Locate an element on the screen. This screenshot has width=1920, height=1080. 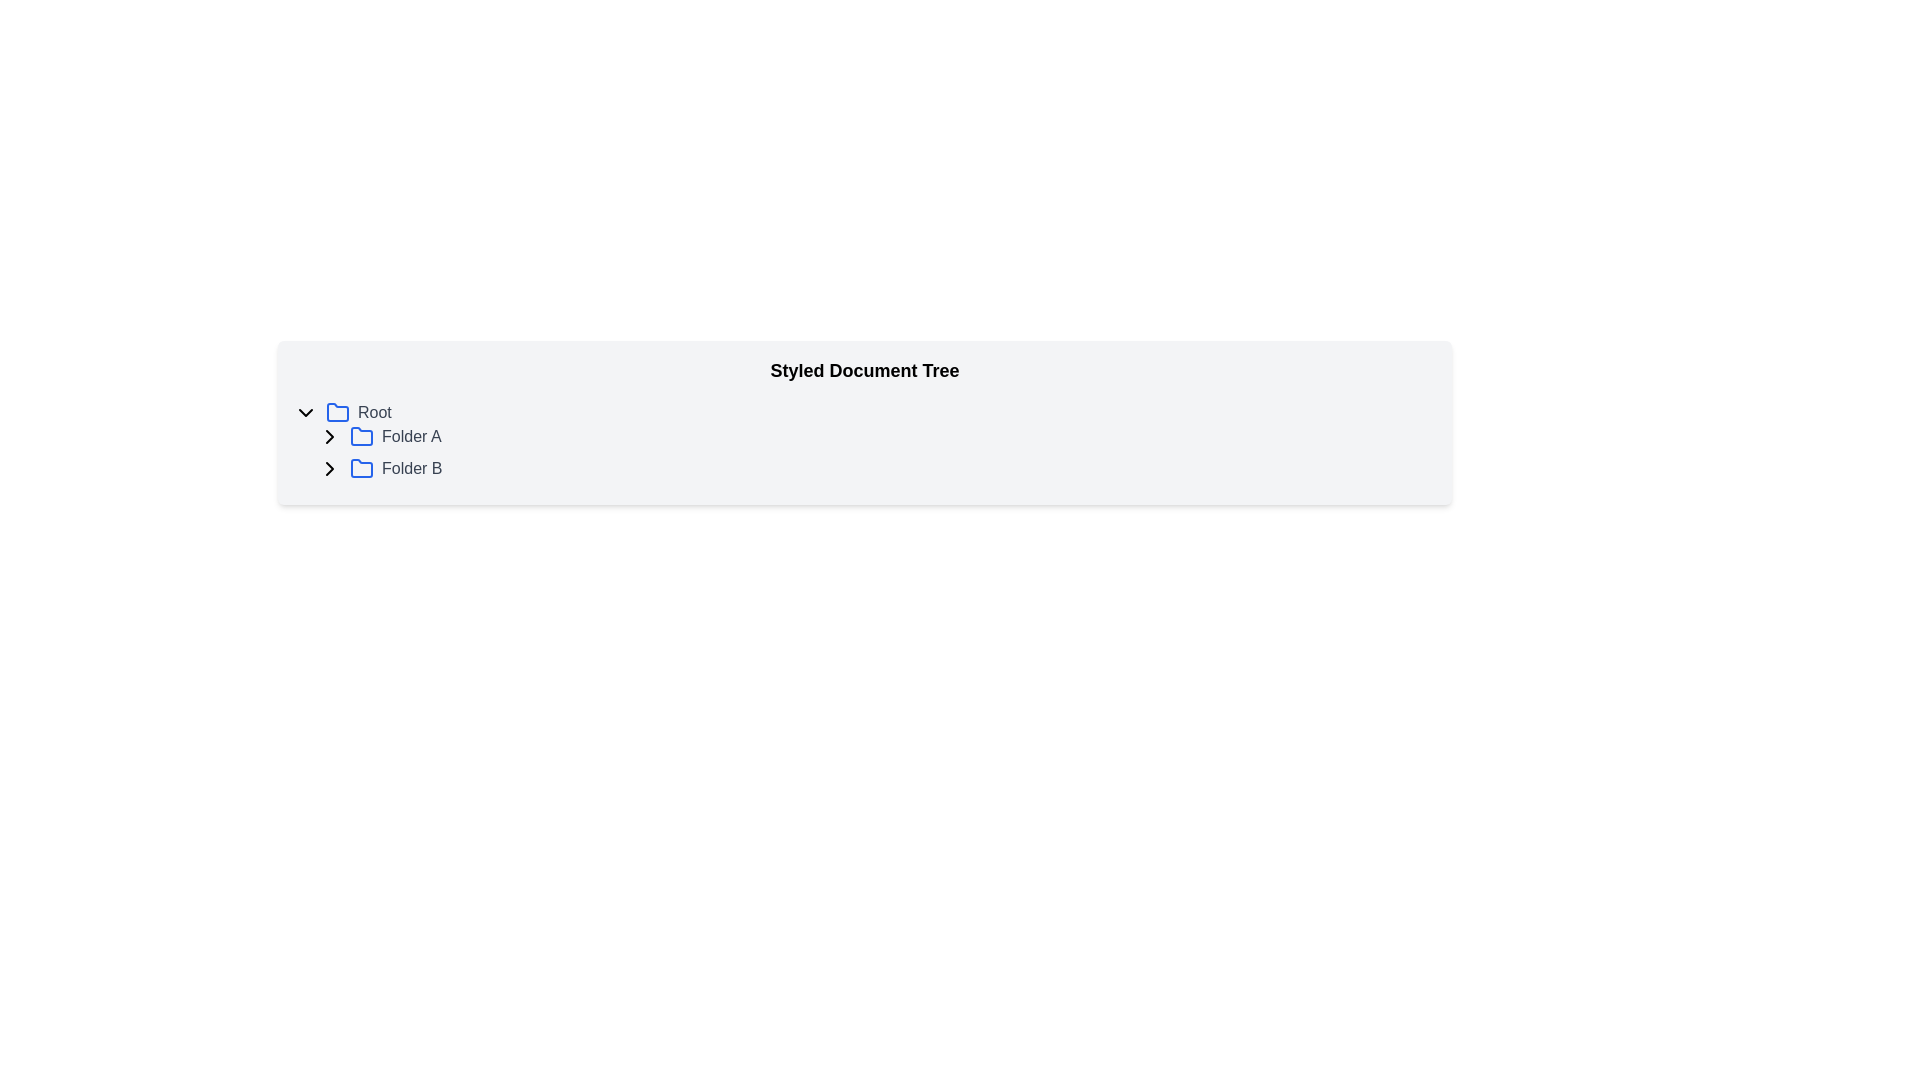
the heading text at the top of the rounded, shadowed box is located at coordinates (864, 370).